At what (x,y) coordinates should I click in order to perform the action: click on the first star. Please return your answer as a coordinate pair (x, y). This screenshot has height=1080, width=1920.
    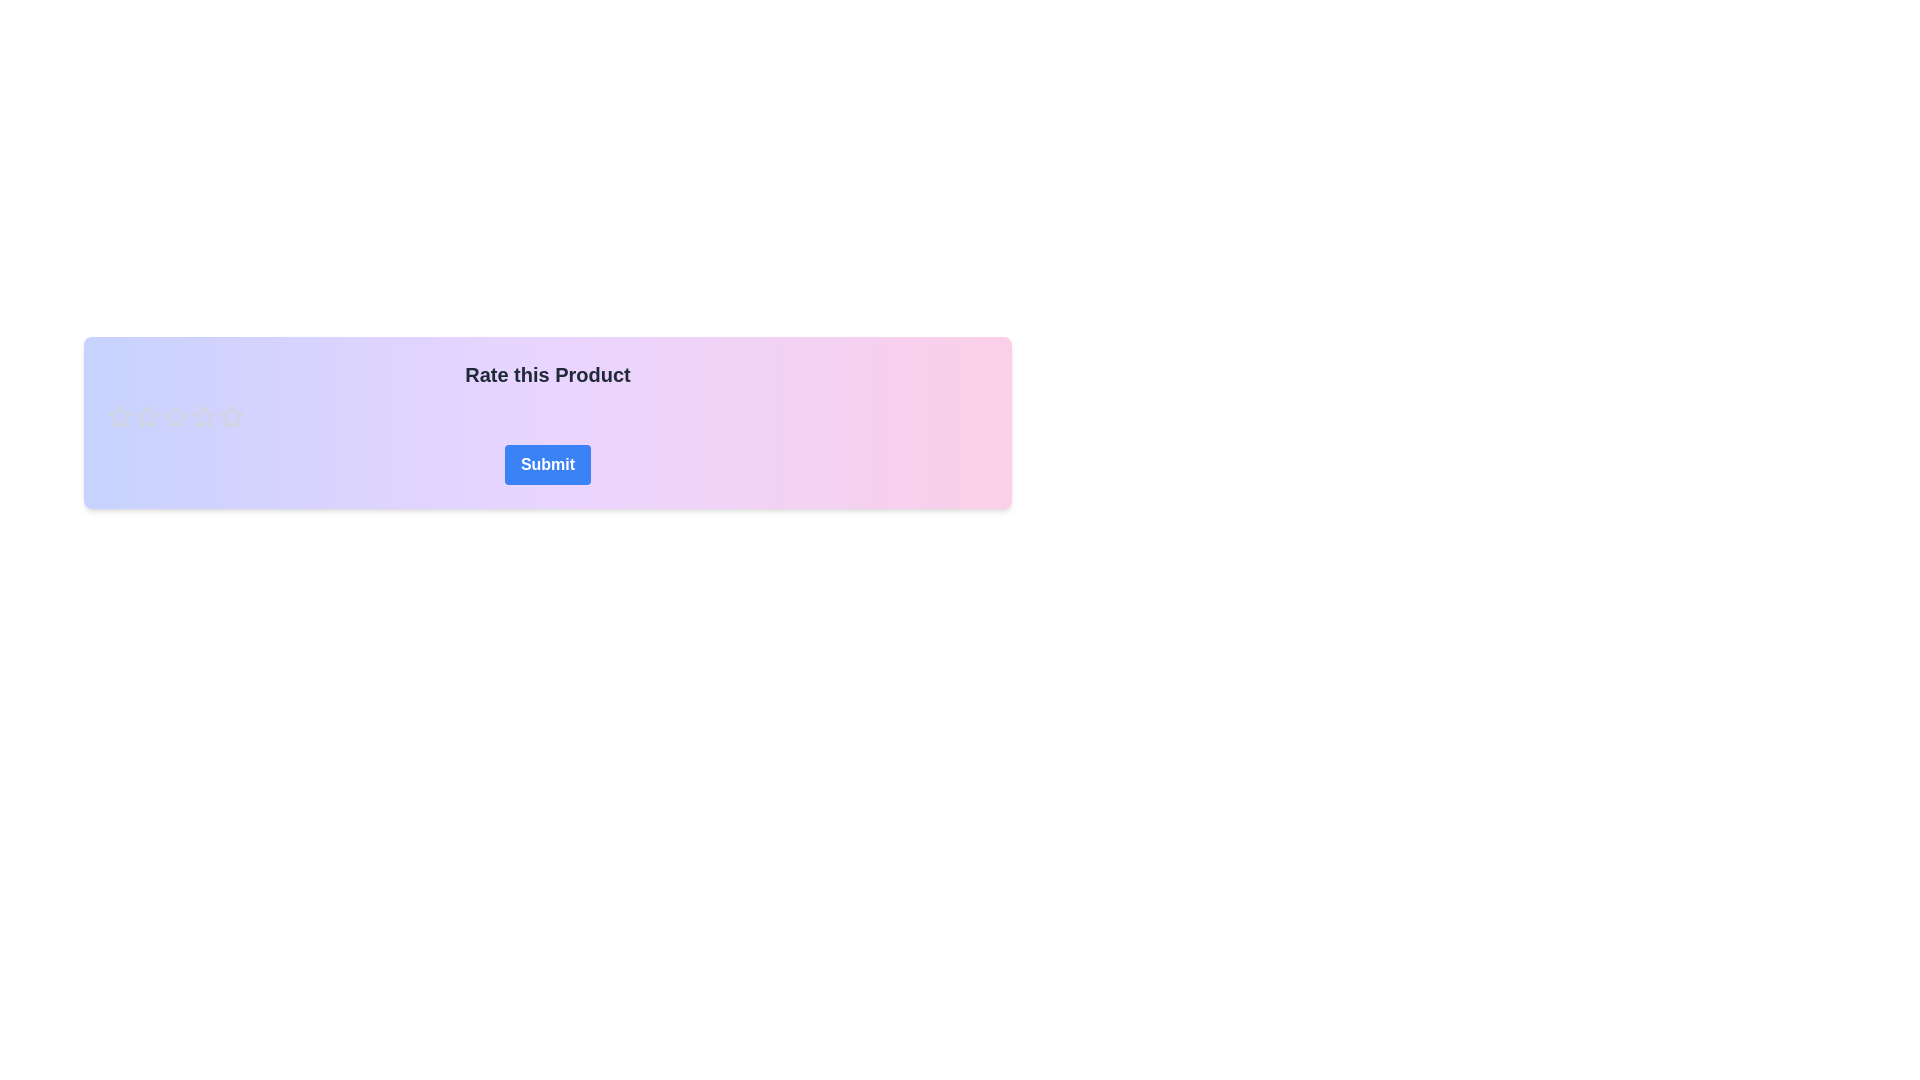
    Looking at the image, I should click on (203, 415).